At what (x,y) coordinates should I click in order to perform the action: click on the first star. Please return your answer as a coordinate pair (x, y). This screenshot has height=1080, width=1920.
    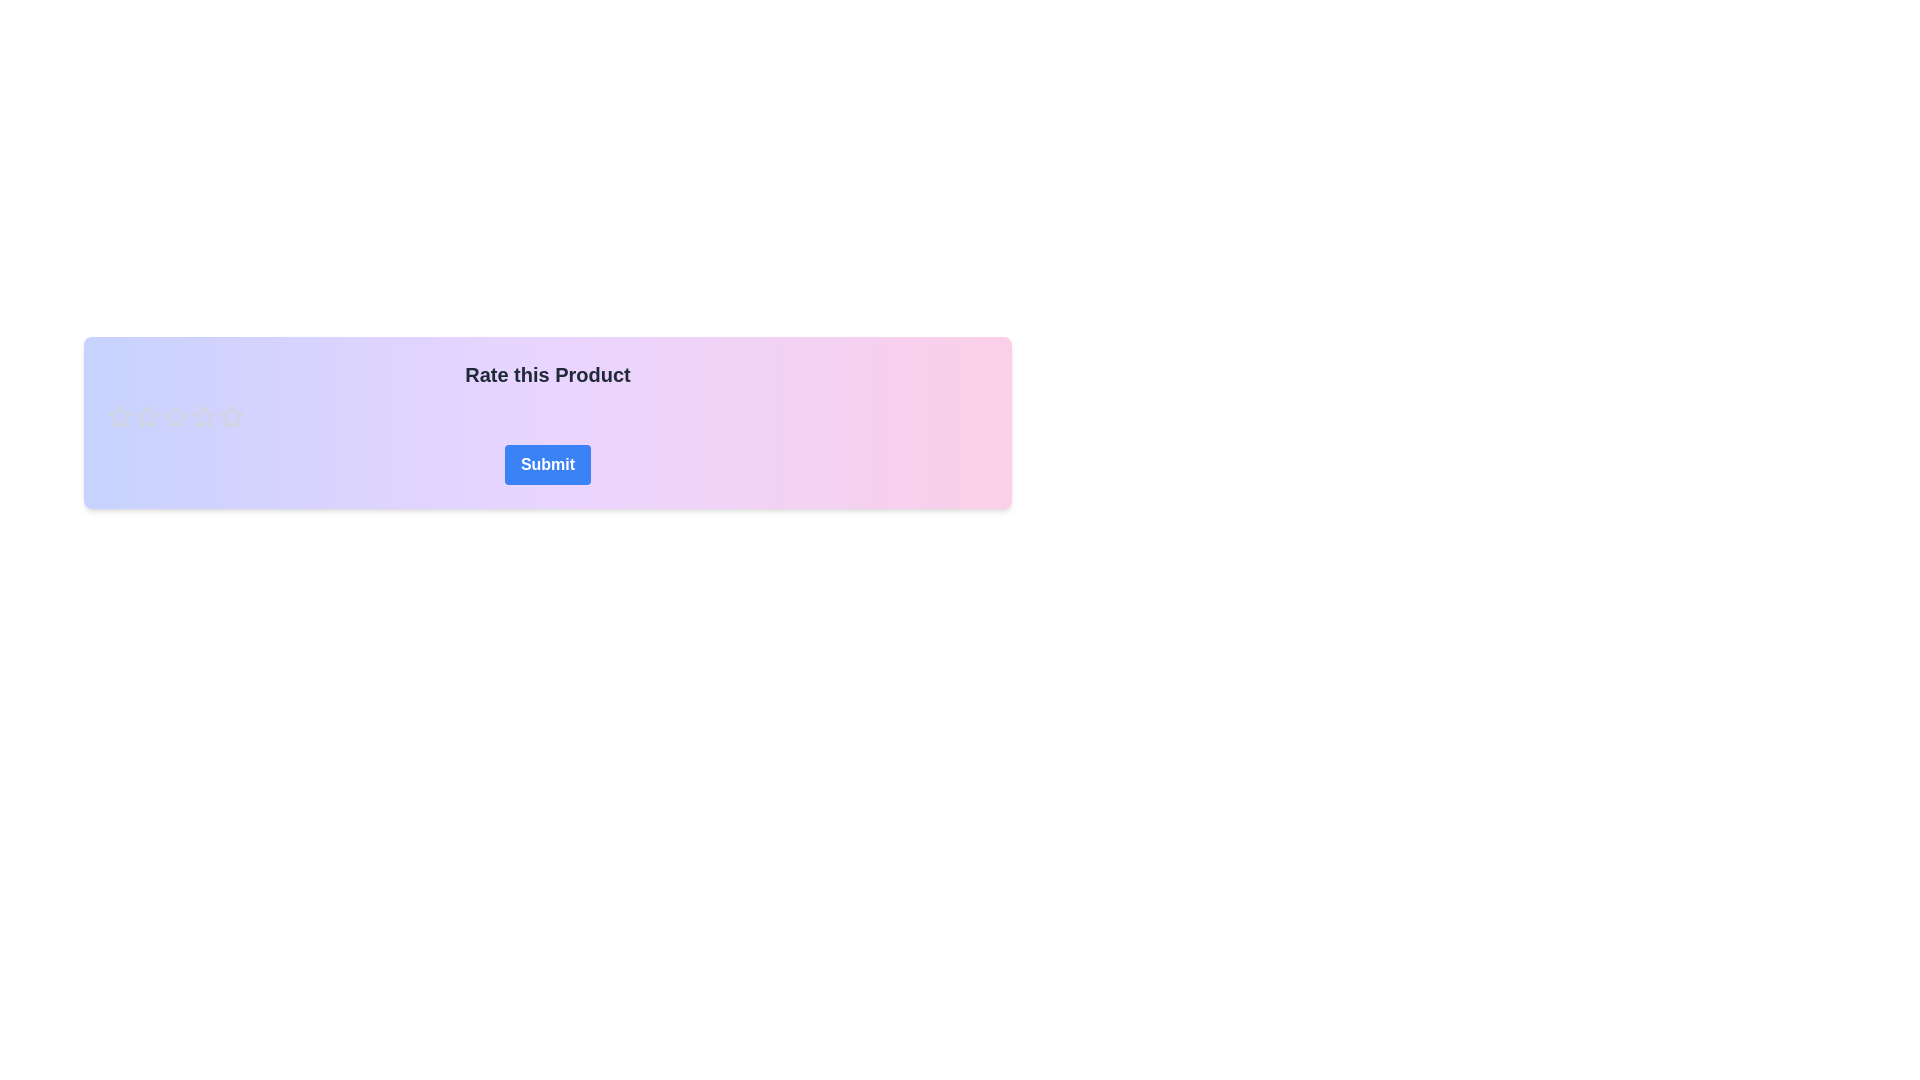
    Looking at the image, I should click on (203, 415).